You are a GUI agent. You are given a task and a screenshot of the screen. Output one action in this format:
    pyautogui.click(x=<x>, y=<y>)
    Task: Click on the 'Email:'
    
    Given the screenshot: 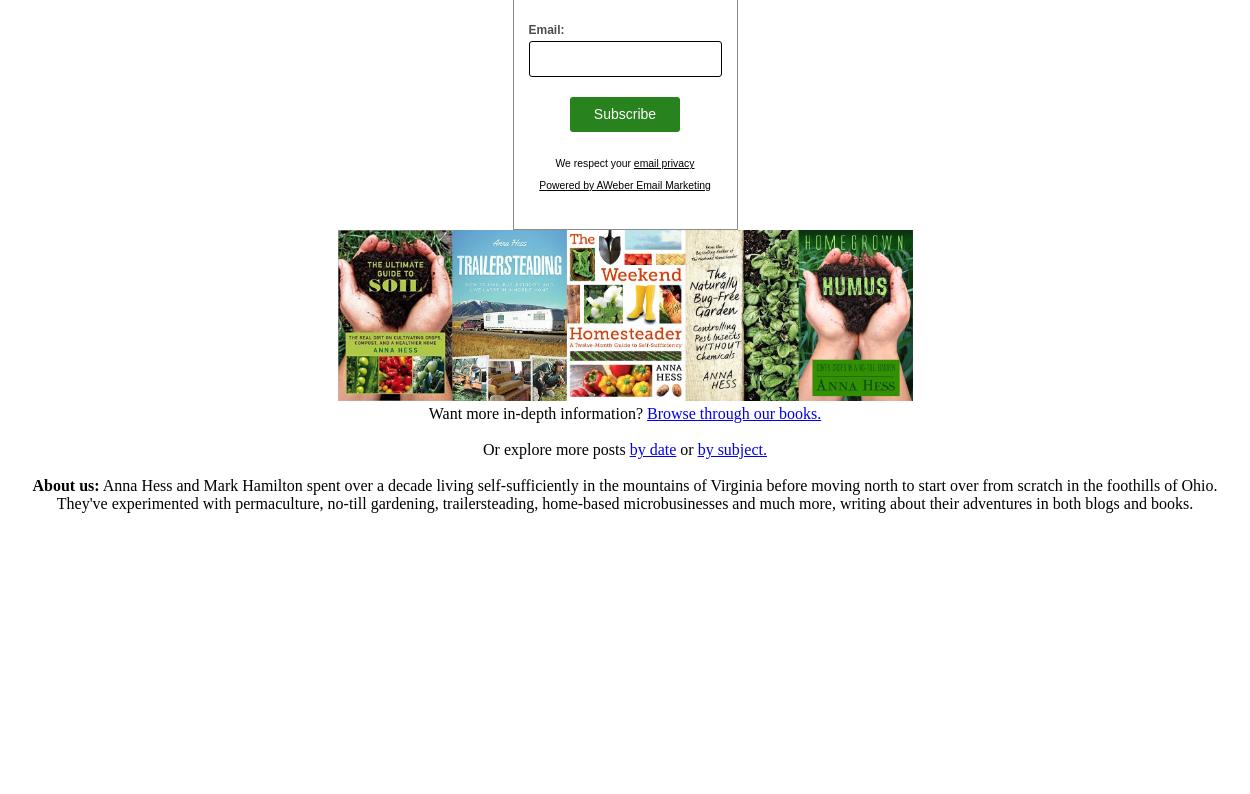 What is the action you would take?
    pyautogui.click(x=528, y=27)
    